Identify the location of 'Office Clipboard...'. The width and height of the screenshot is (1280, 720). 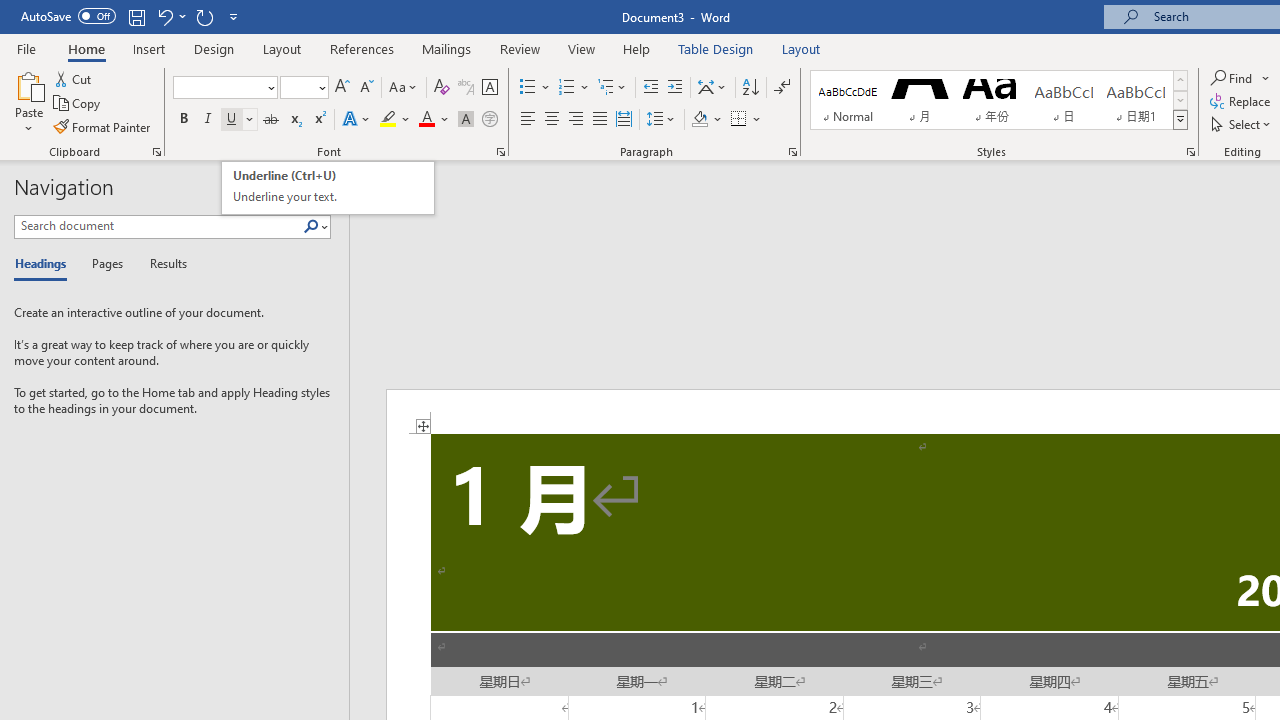
(155, 150).